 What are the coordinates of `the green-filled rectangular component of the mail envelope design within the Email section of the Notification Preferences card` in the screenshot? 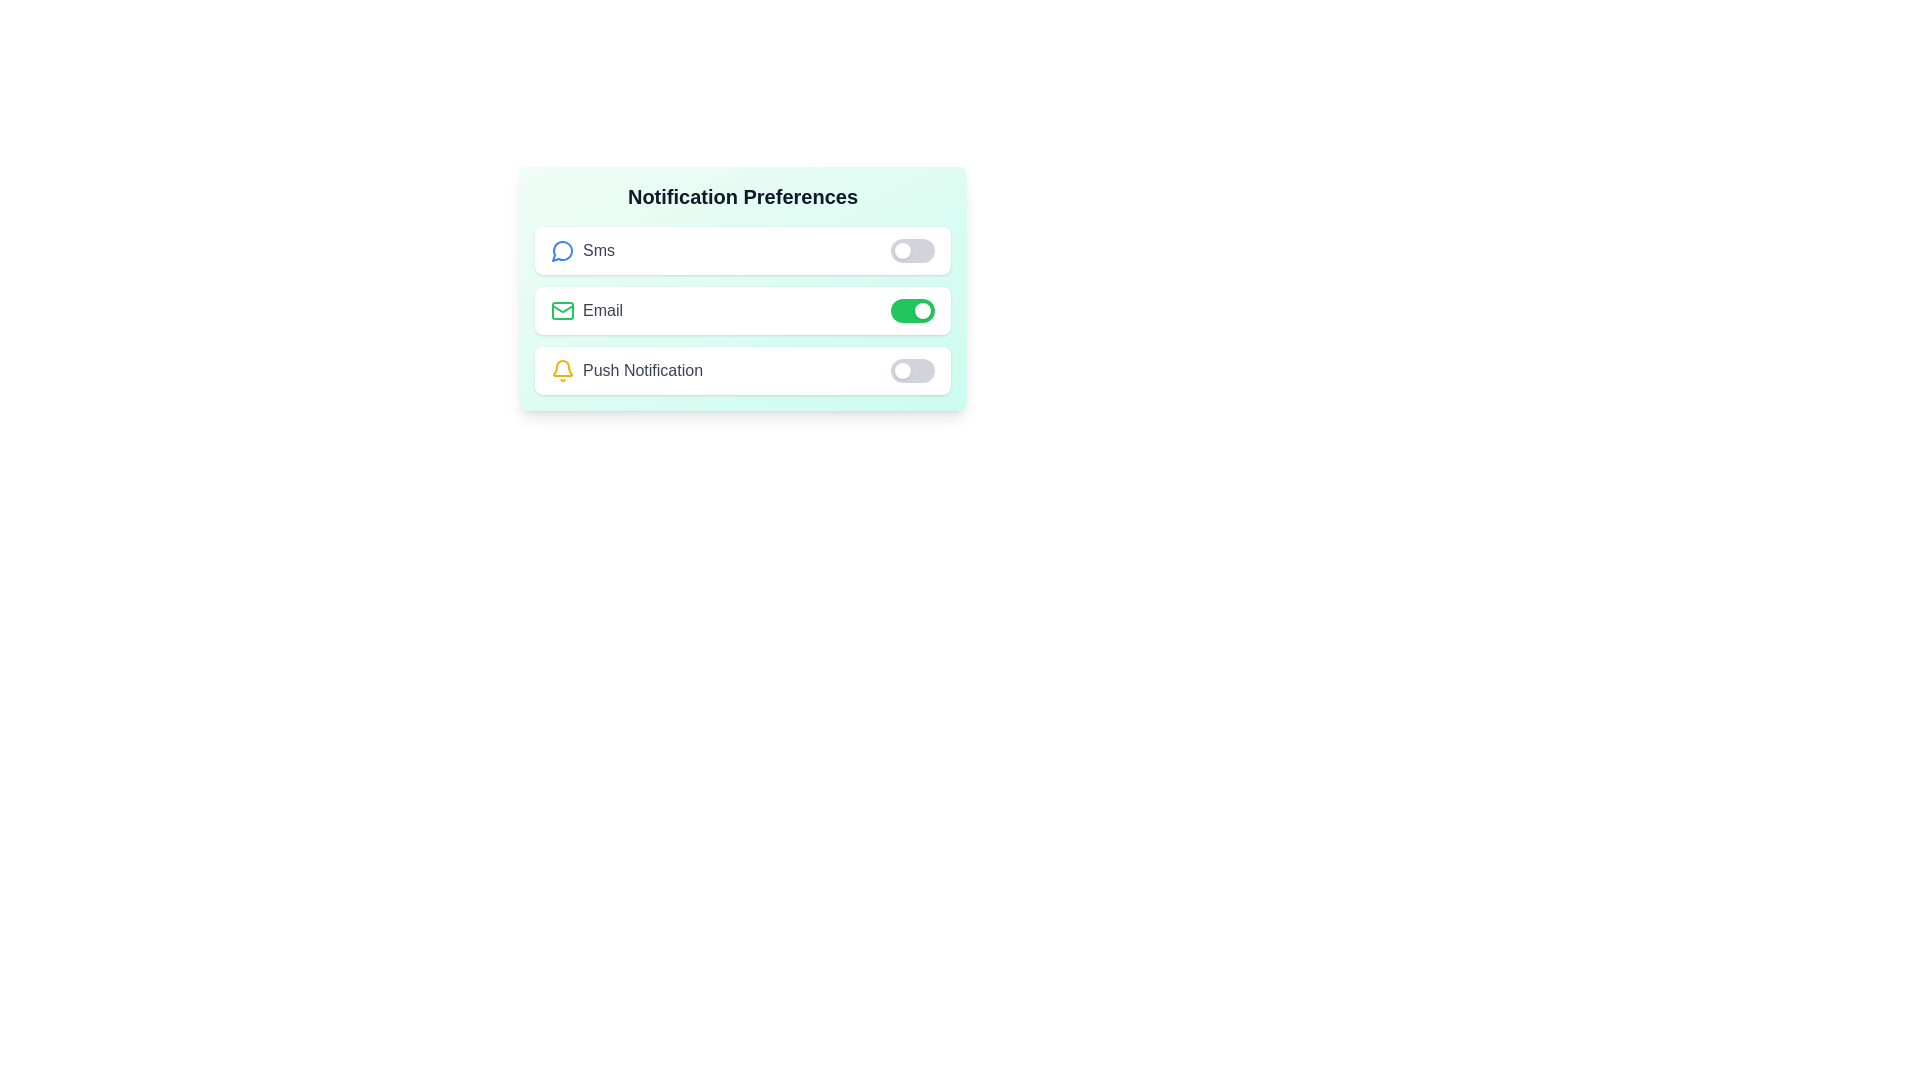 It's located at (561, 311).